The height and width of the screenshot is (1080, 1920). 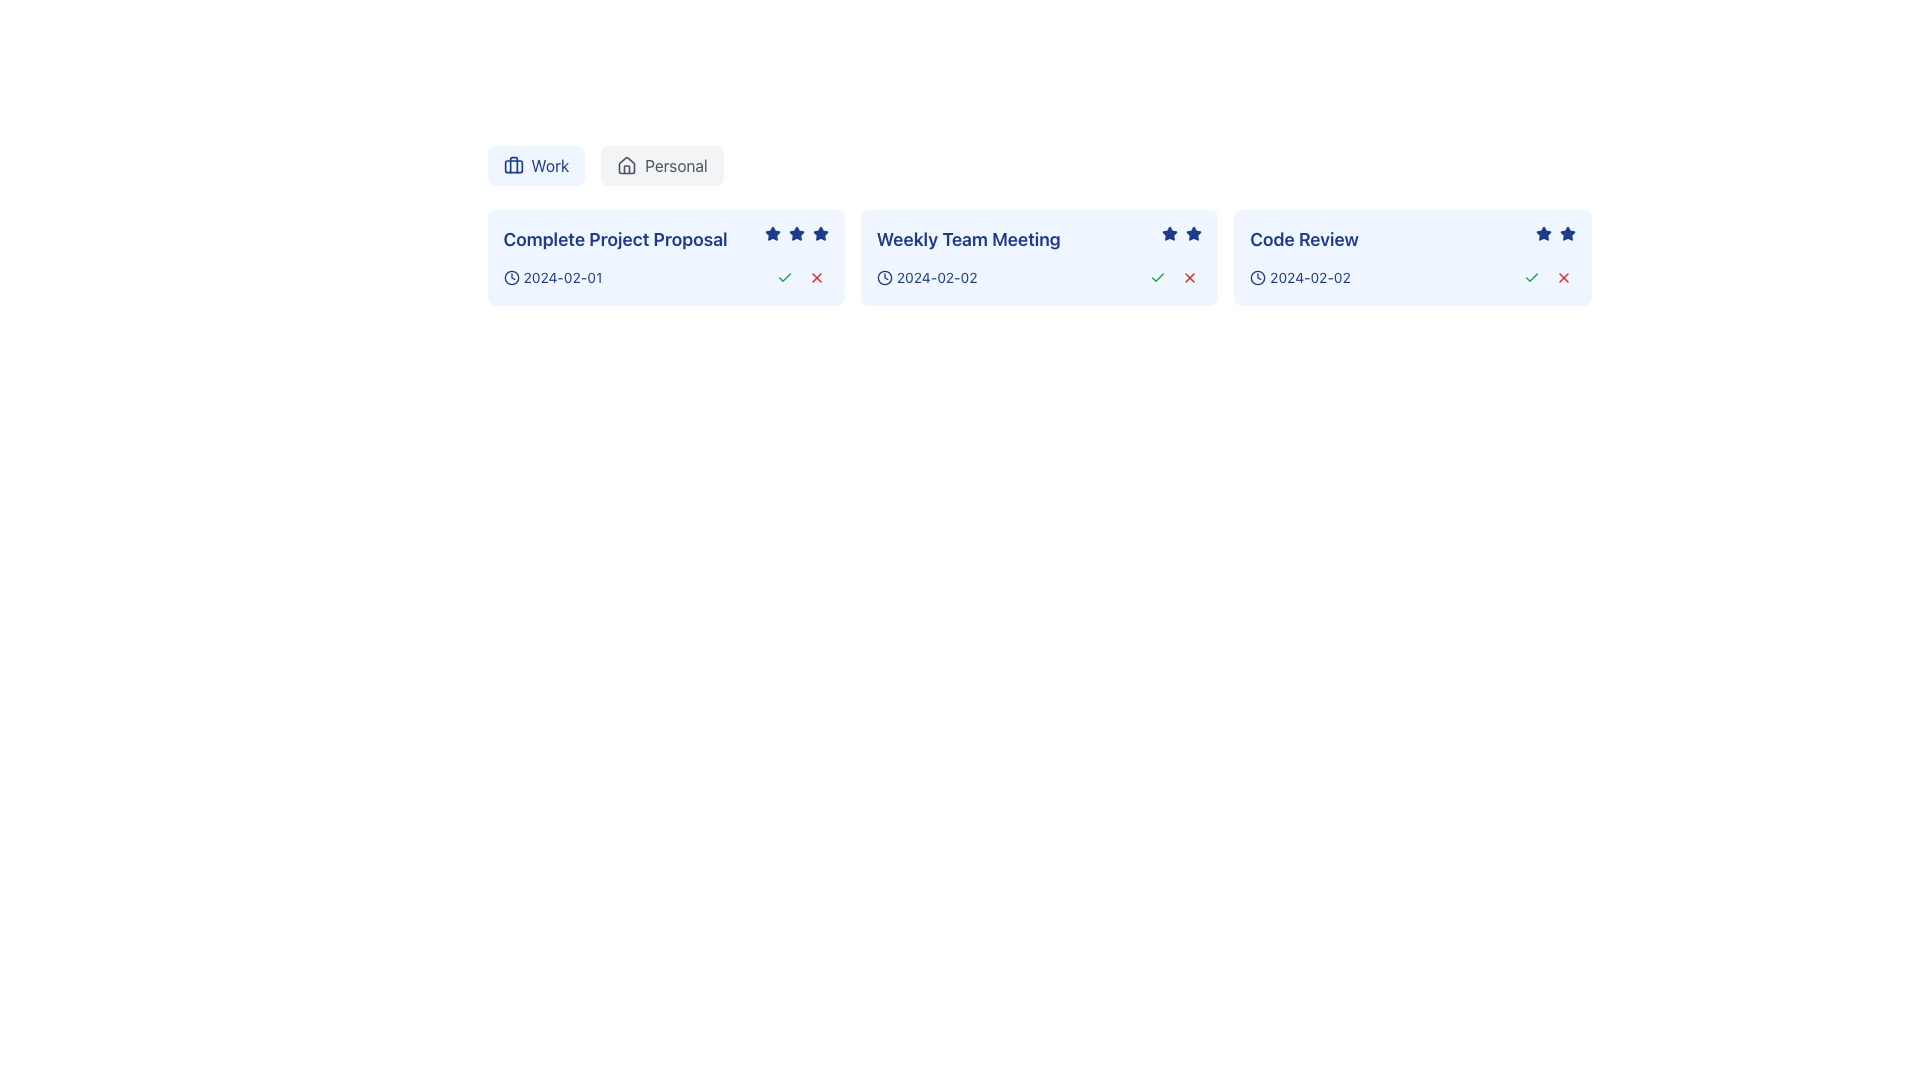 I want to click on the visual marker icon located at the top-right corner of the 'Code Review' card, so click(x=1565, y=231).